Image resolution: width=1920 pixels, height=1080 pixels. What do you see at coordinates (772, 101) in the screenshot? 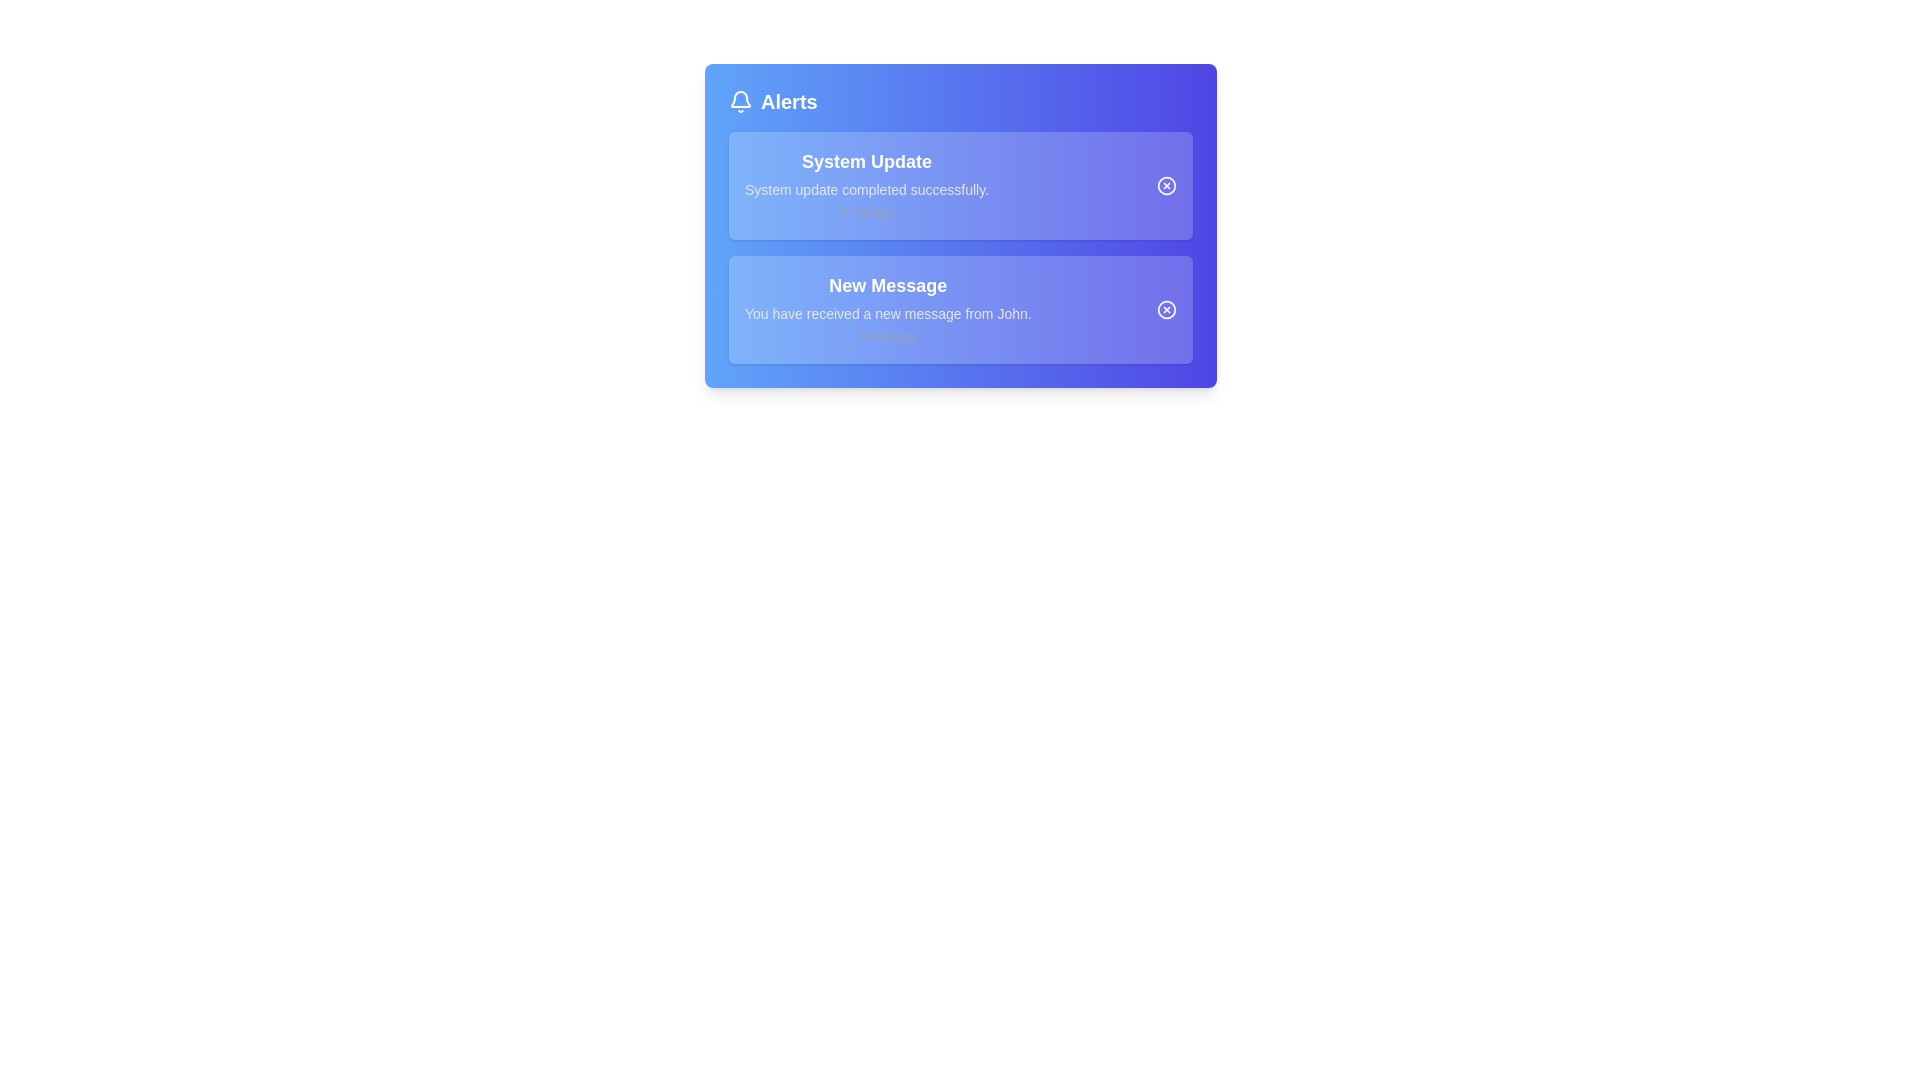
I see `the 'Alerts' label with a bell icon, styled in white against a blue background, located at the top-left corner of the main interface` at bounding box center [772, 101].